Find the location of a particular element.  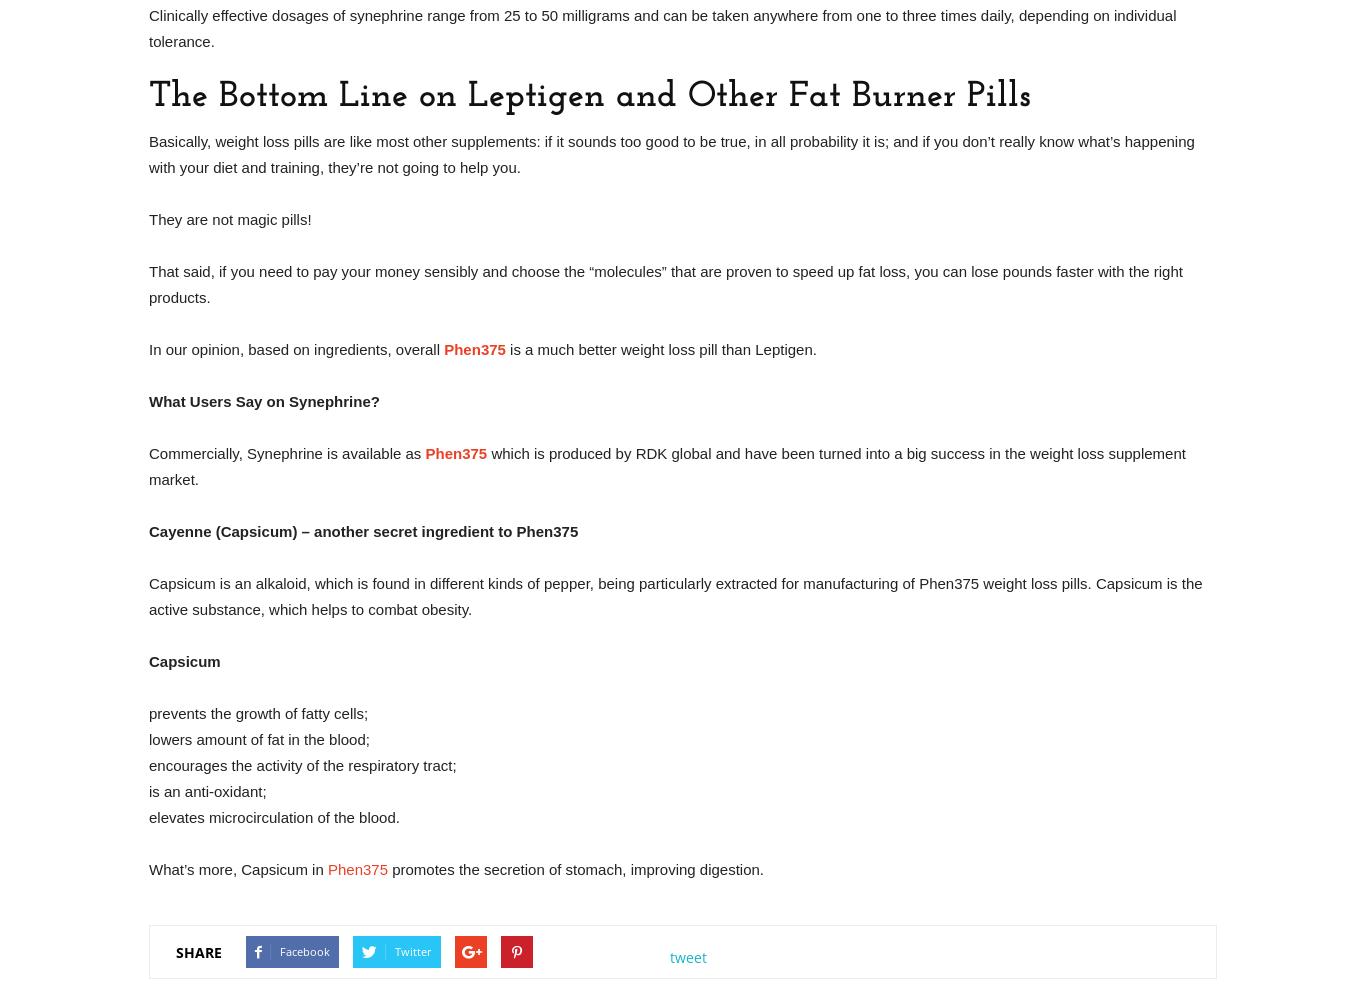

'Commercially, Synephrine is available as' is located at coordinates (148, 453).